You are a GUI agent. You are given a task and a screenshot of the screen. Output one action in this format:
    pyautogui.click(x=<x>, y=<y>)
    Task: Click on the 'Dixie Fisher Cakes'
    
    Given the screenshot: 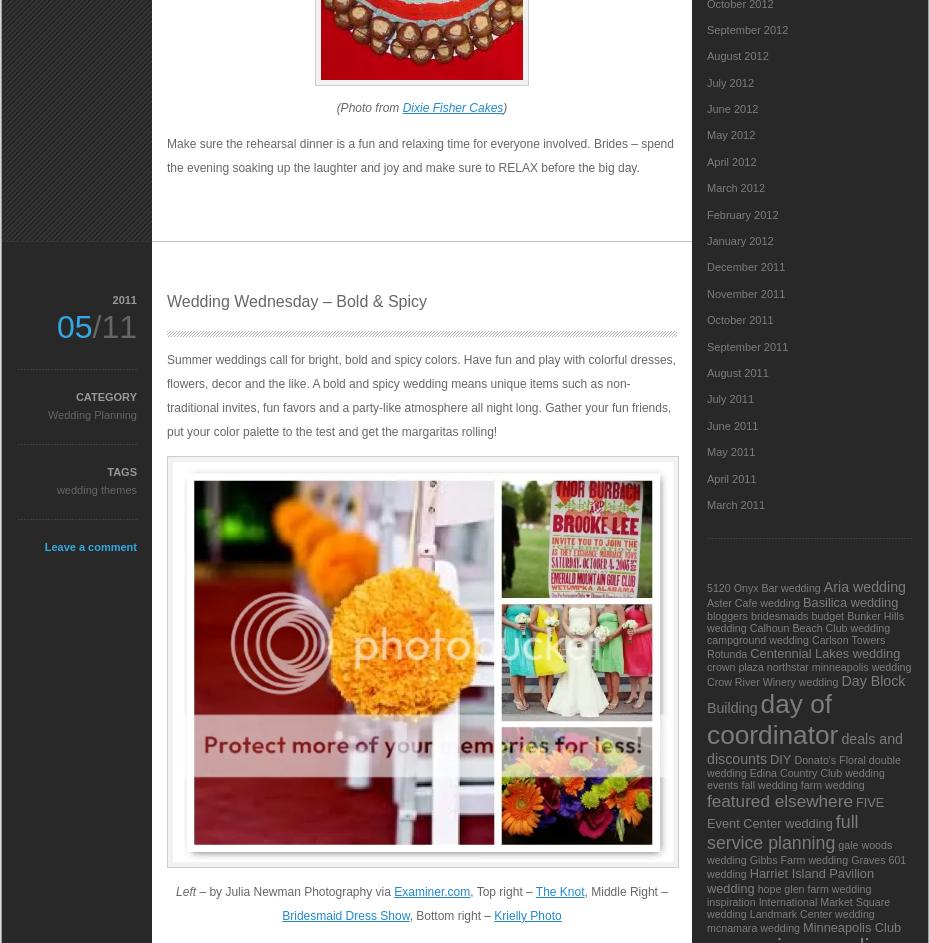 What is the action you would take?
    pyautogui.click(x=452, y=107)
    